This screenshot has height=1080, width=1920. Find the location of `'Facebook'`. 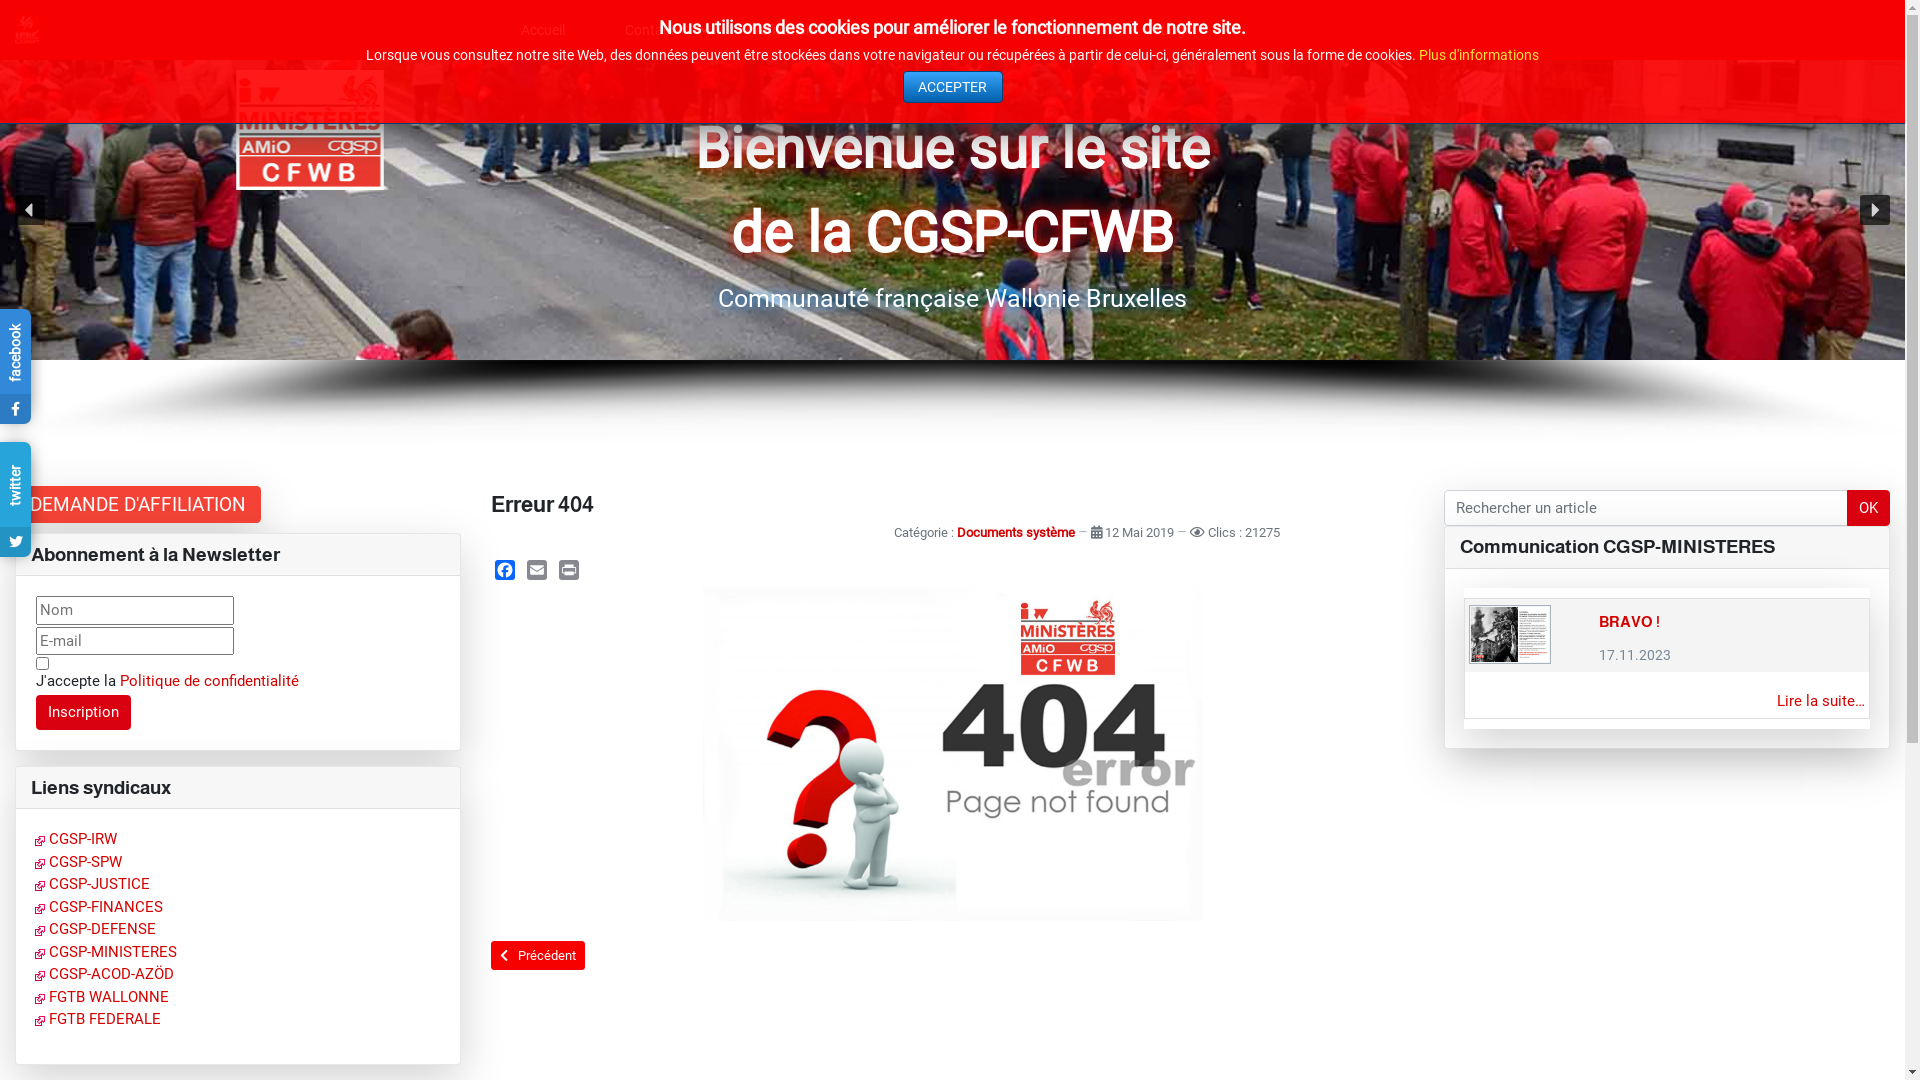

'Facebook' is located at coordinates (504, 570).